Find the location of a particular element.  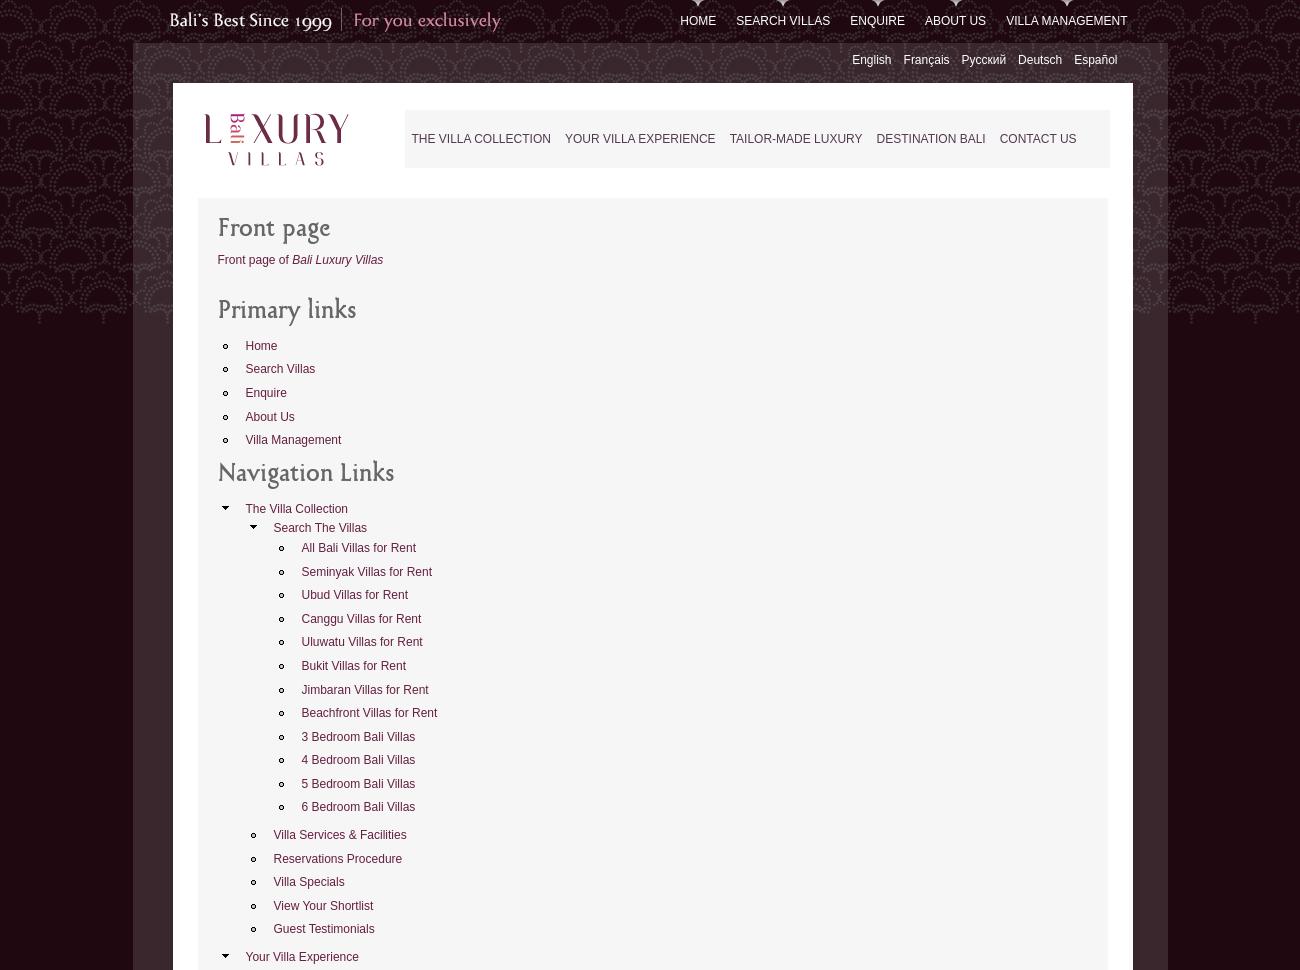

'Front page' is located at coordinates (273, 229).